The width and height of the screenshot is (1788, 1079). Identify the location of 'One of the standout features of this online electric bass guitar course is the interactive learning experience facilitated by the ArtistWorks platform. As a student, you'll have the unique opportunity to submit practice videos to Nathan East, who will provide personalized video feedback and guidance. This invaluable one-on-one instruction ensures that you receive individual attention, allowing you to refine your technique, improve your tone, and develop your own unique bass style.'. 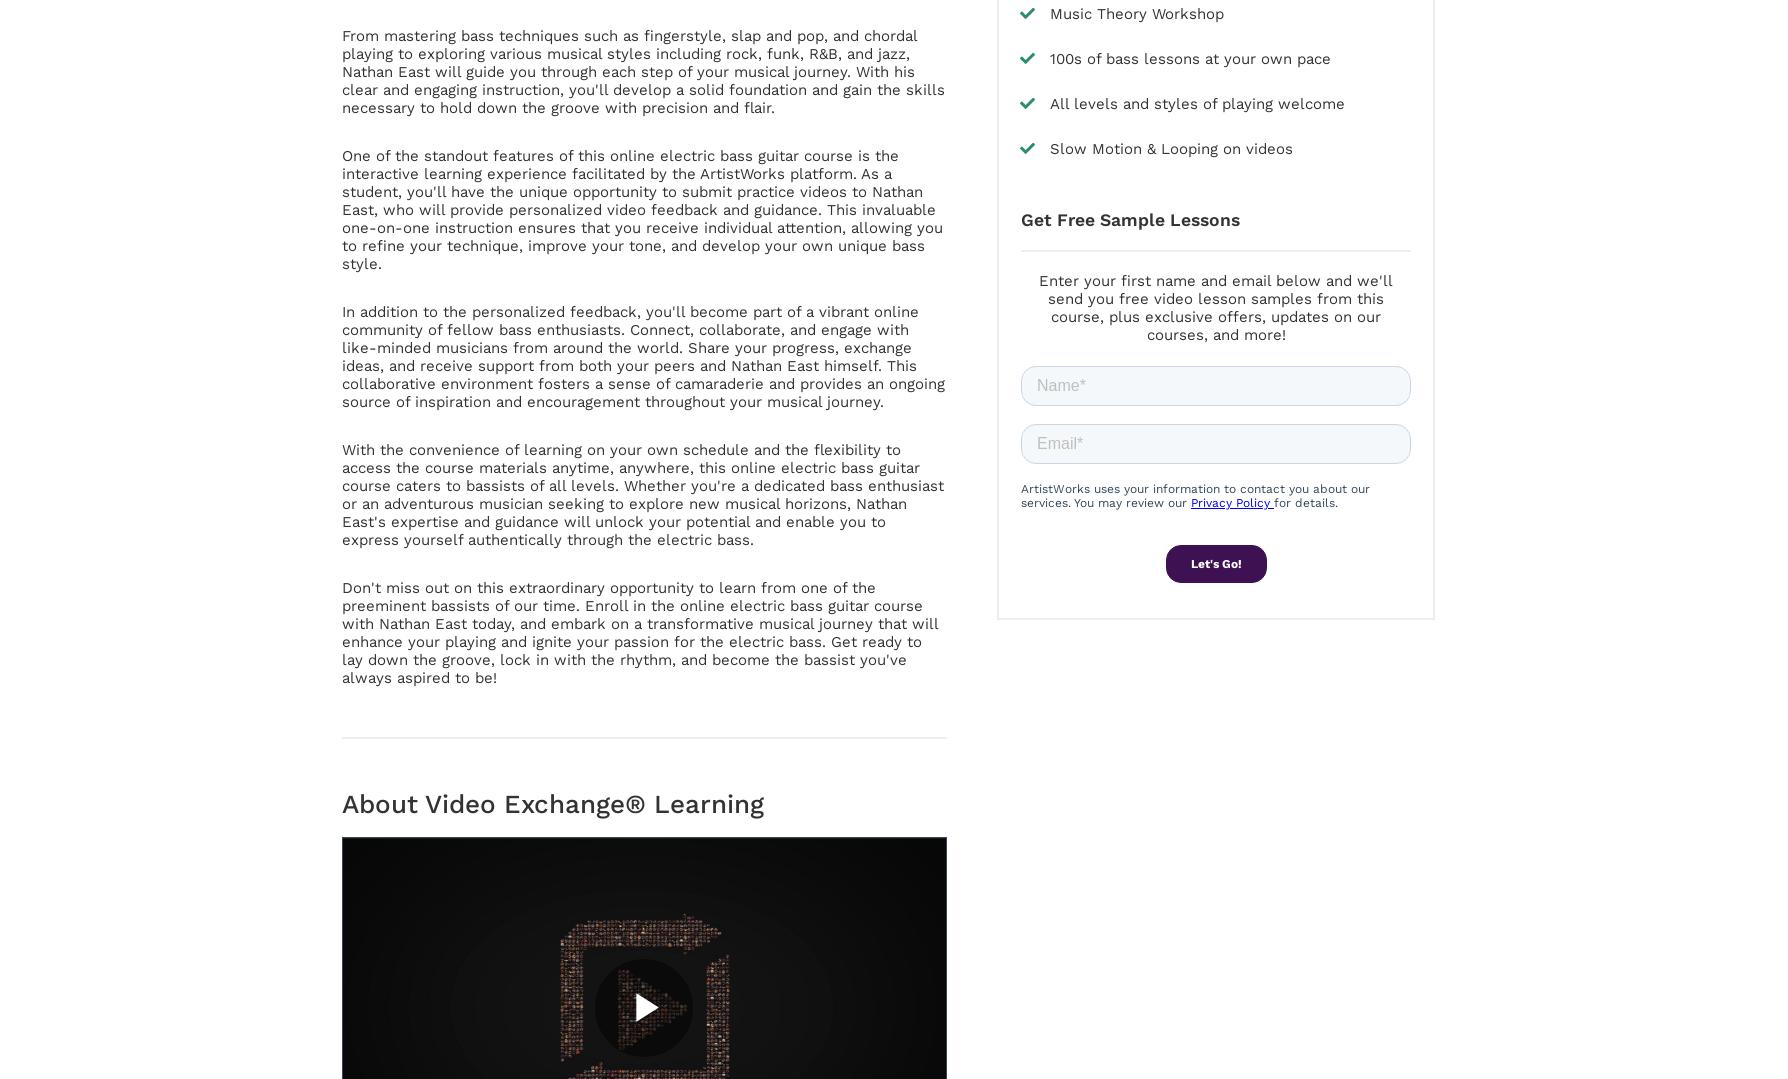
(642, 208).